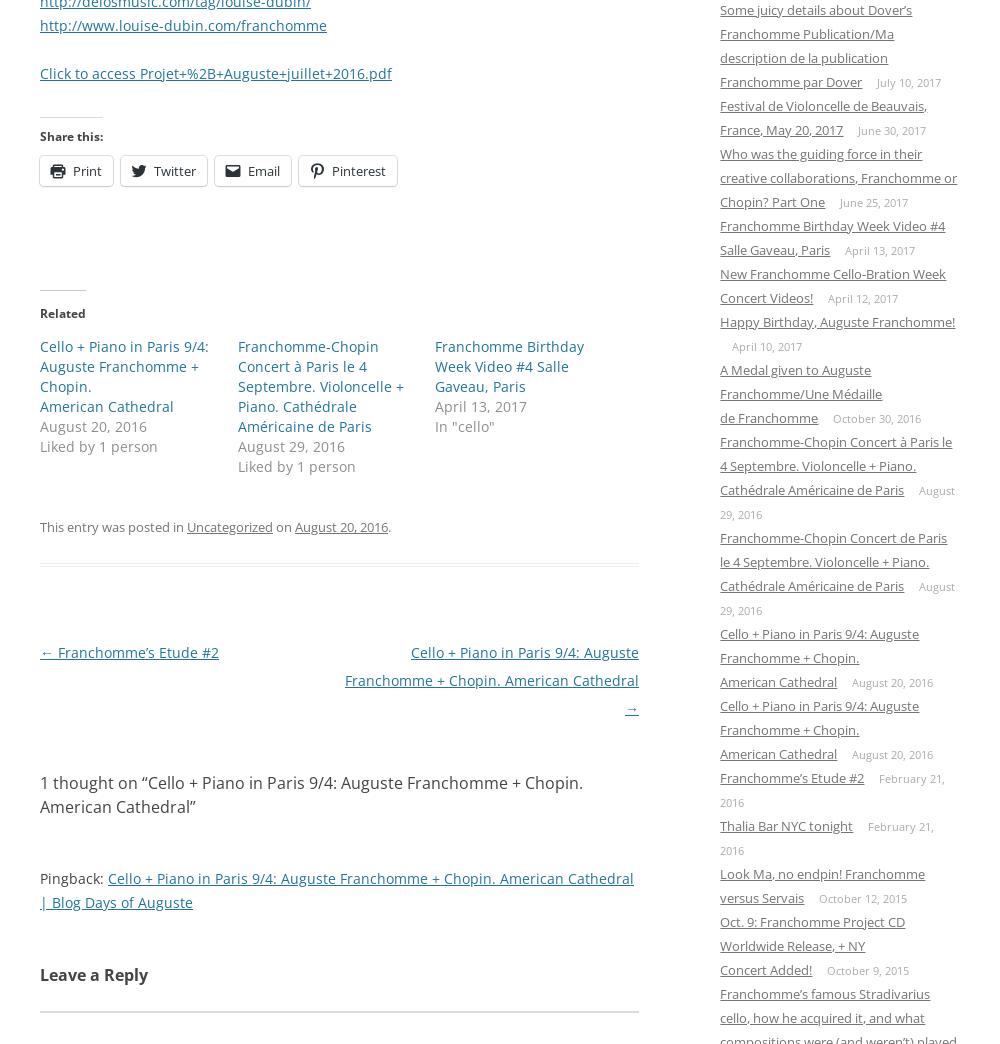  What do you see at coordinates (832, 284) in the screenshot?
I see `'New Franchomme Cello-Bration Week Concert Videos!'` at bounding box center [832, 284].